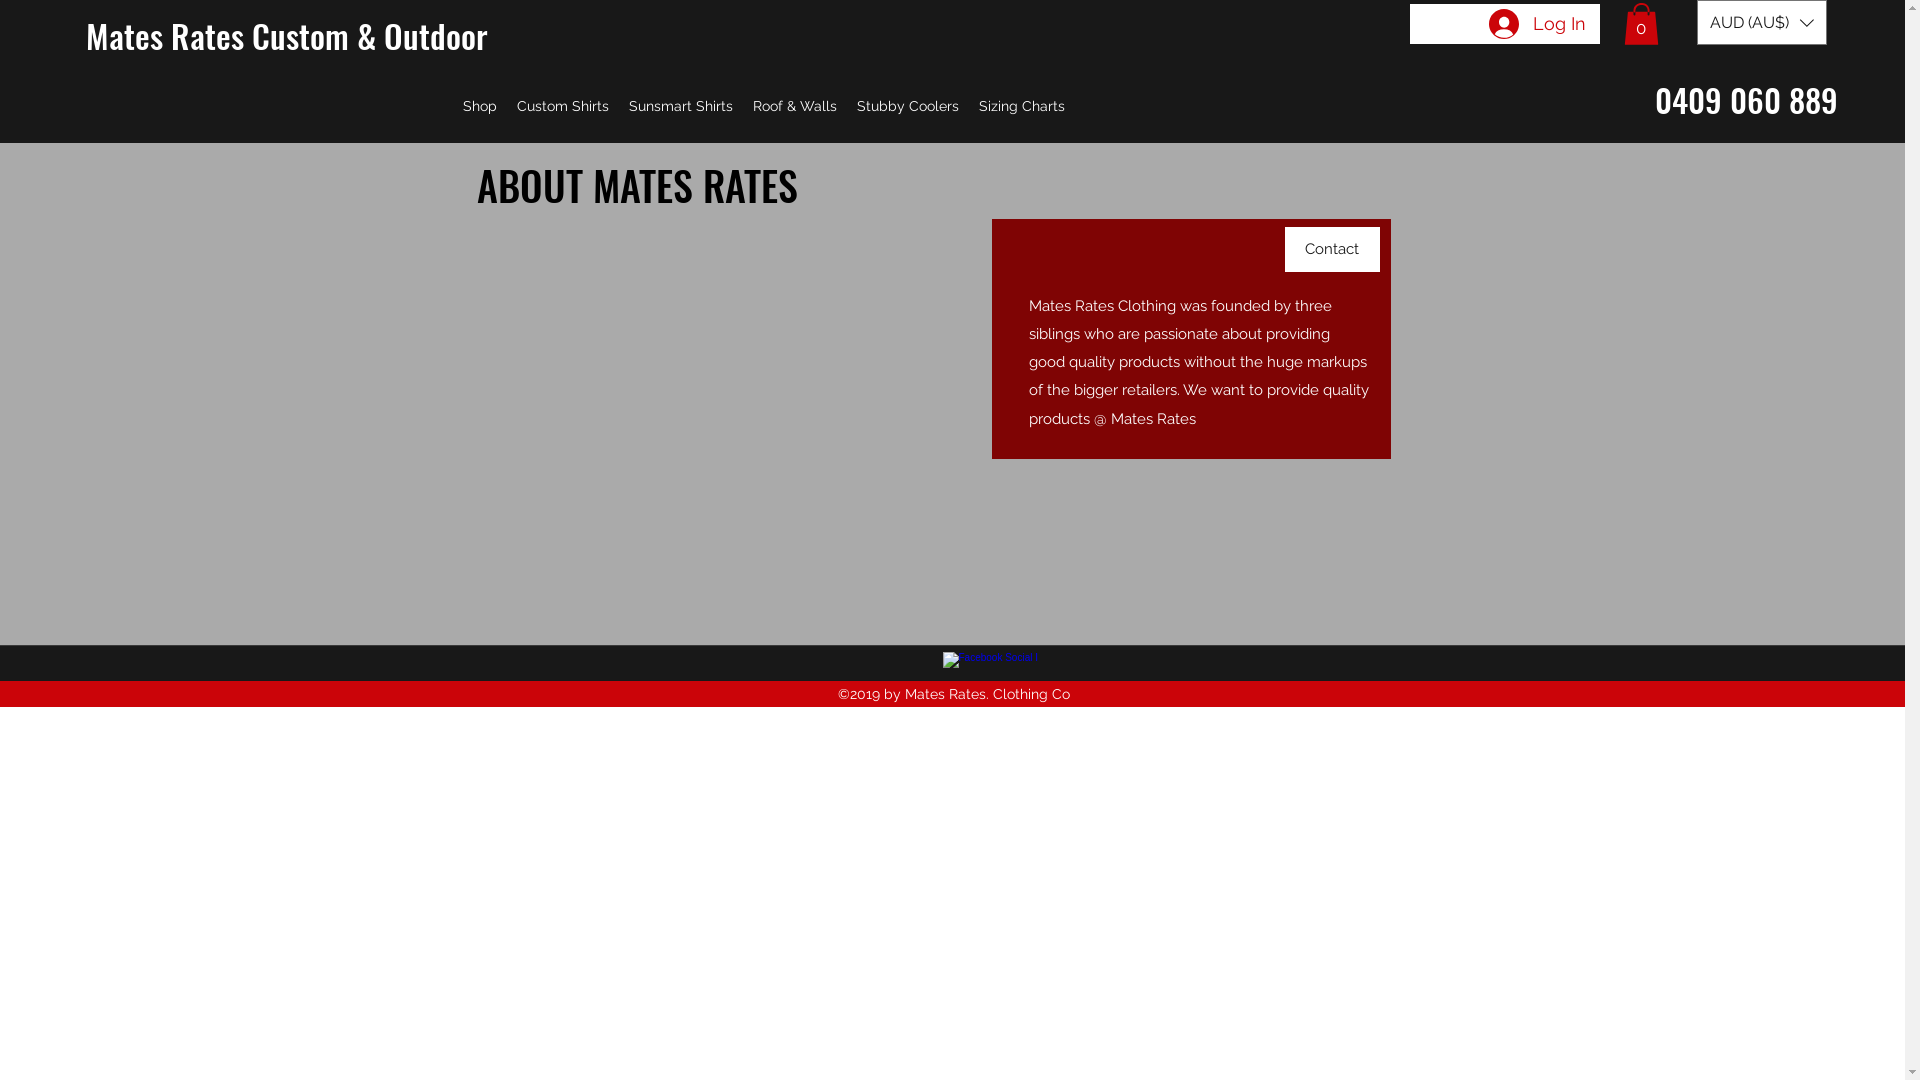 This screenshot has height=1080, width=1920. I want to click on 'Sizing Charts', so click(969, 105).